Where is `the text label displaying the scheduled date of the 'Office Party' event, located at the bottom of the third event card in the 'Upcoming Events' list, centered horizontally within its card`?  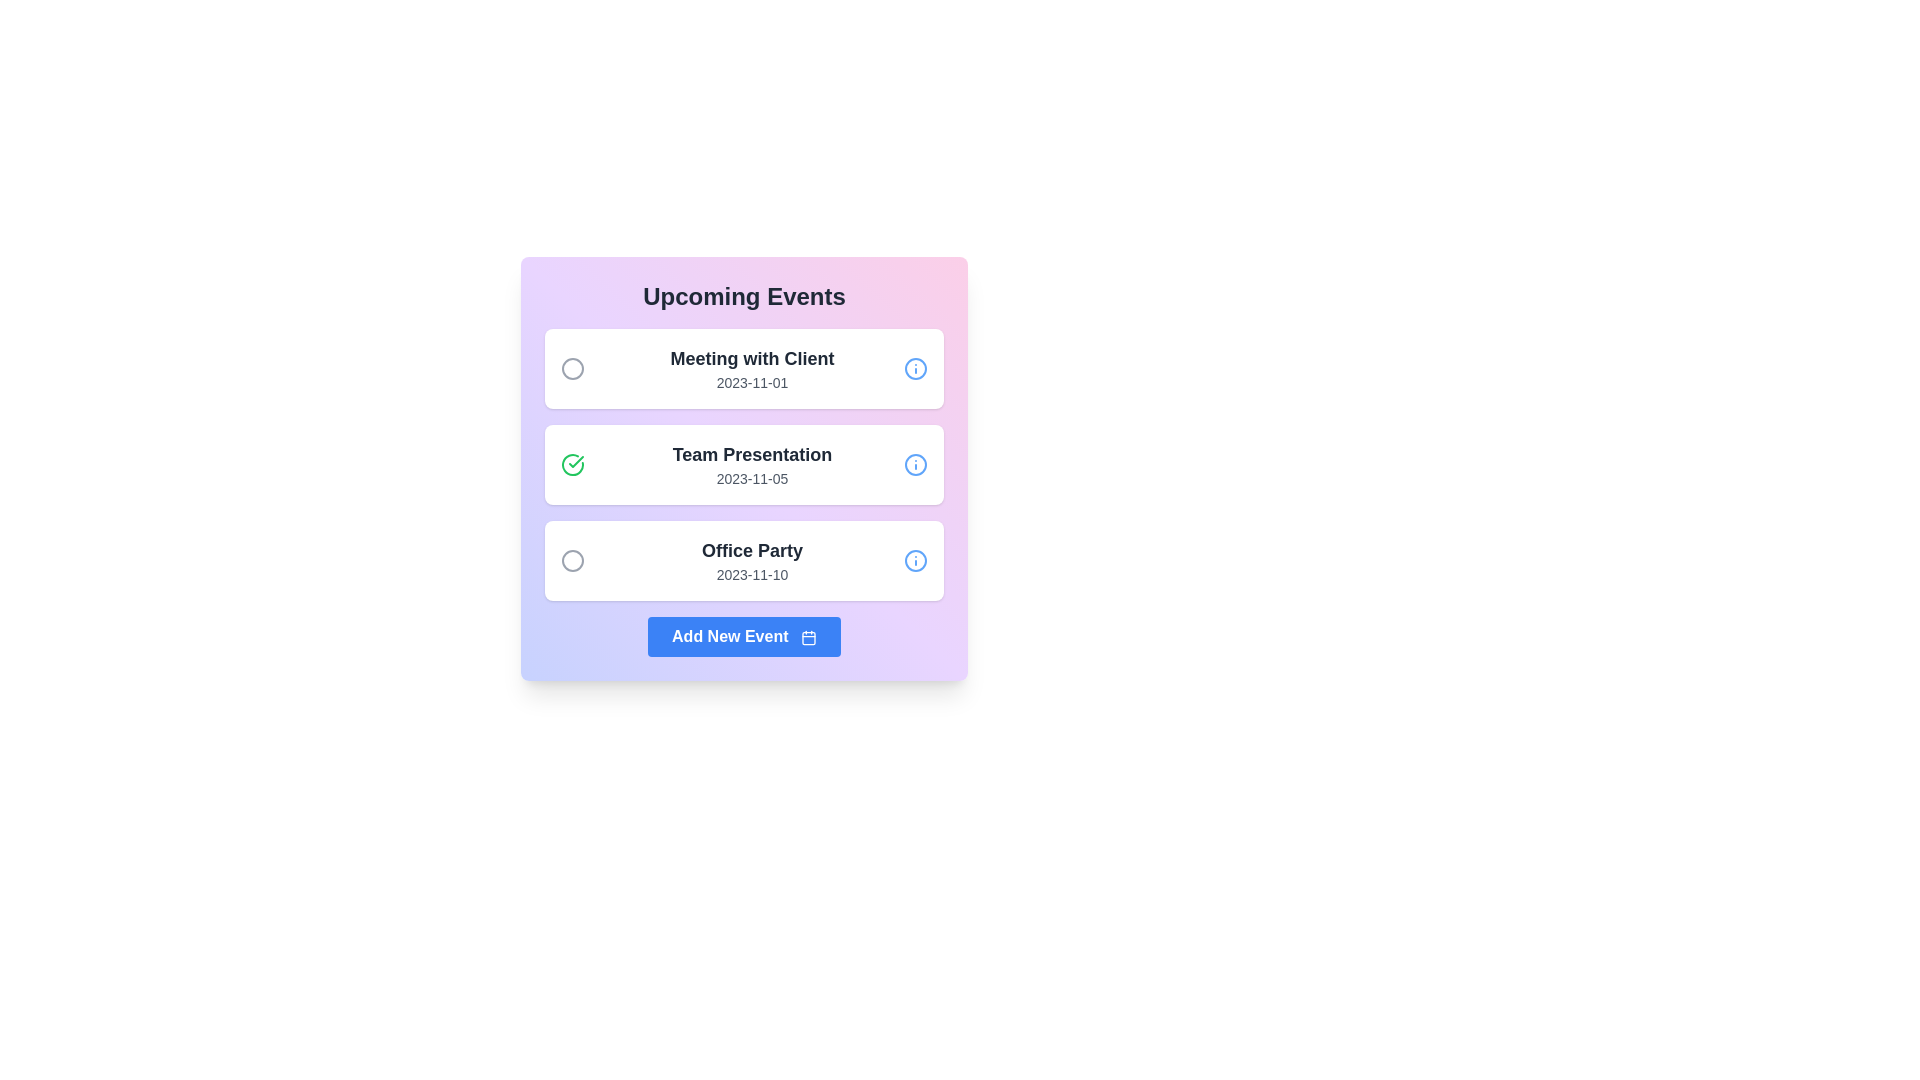 the text label displaying the scheduled date of the 'Office Party' event, located at the bottom of the third event card in the 'Upcoming Events' list, centered horizontally within its card is located at coordinates (751, 574).